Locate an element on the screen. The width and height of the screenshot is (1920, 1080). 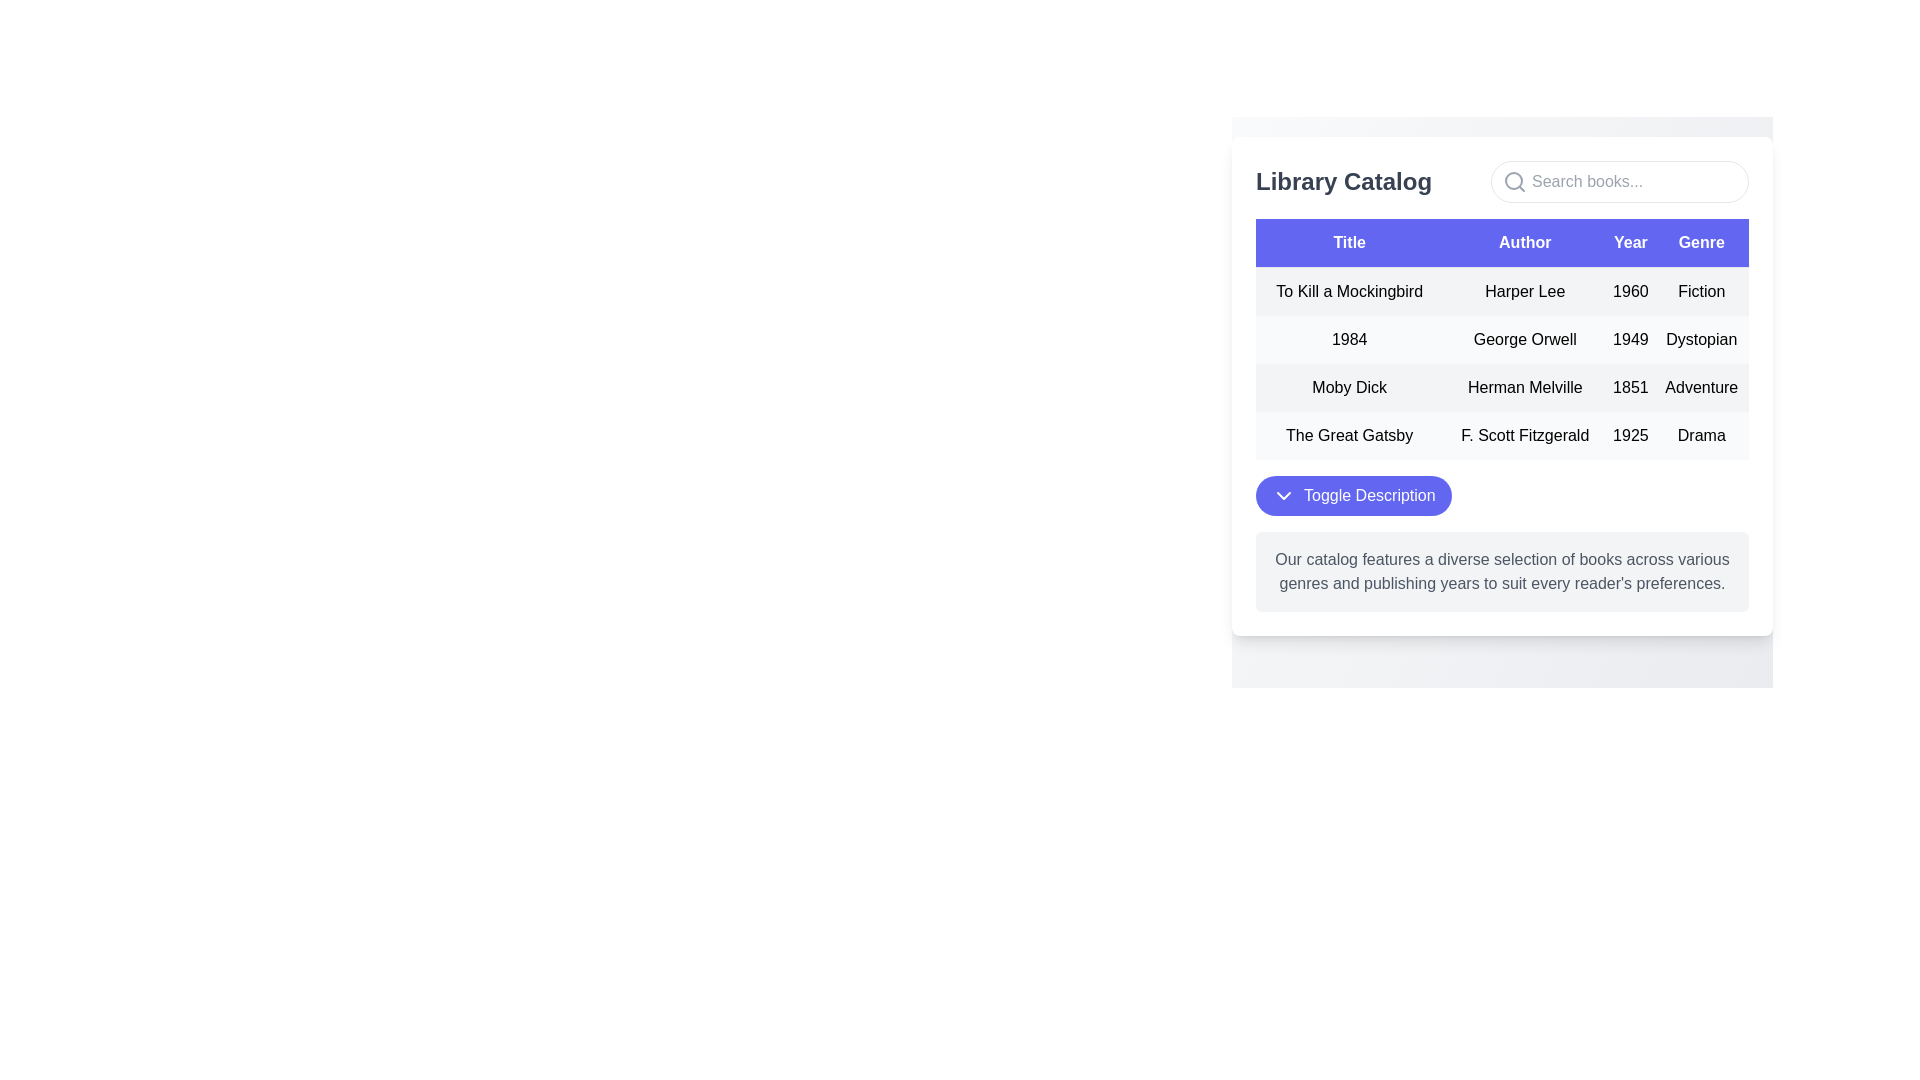
the text label displaying 'George Orwell' which is located in the second row under the 'Author' column of the table is located at coordinates (1524, 338).